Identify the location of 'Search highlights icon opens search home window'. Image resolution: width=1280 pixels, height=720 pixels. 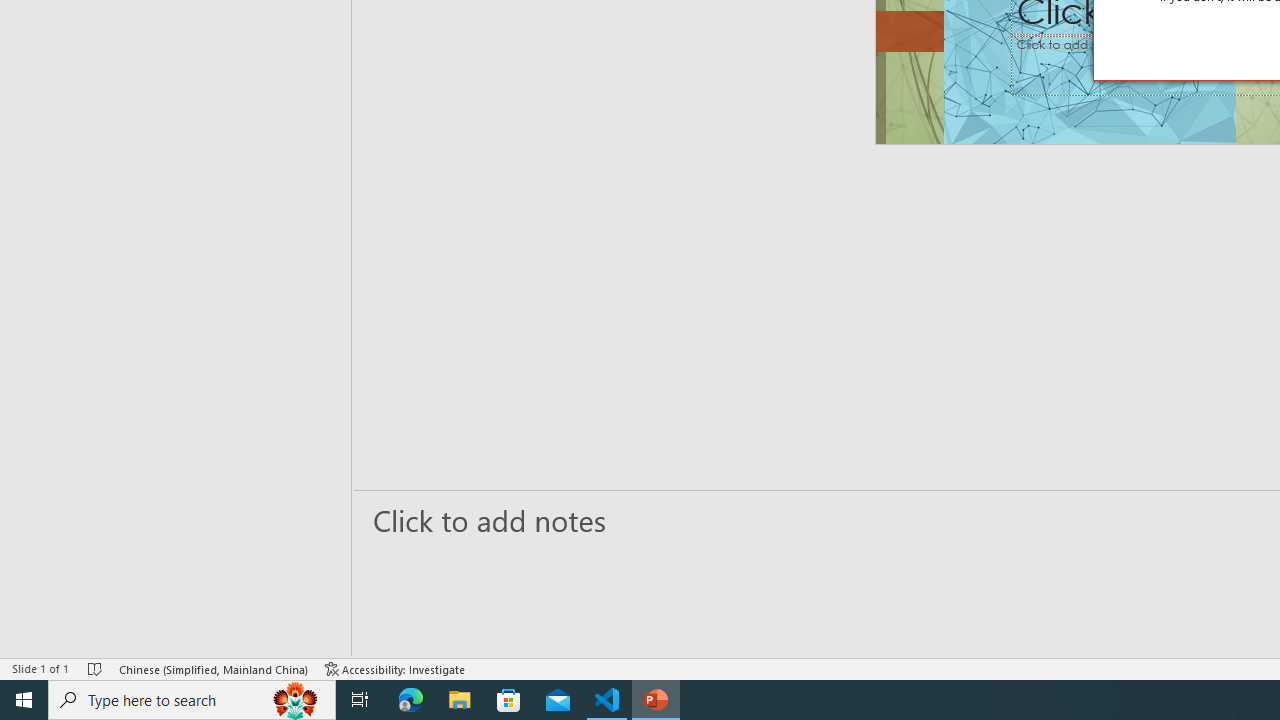
(294, 698).